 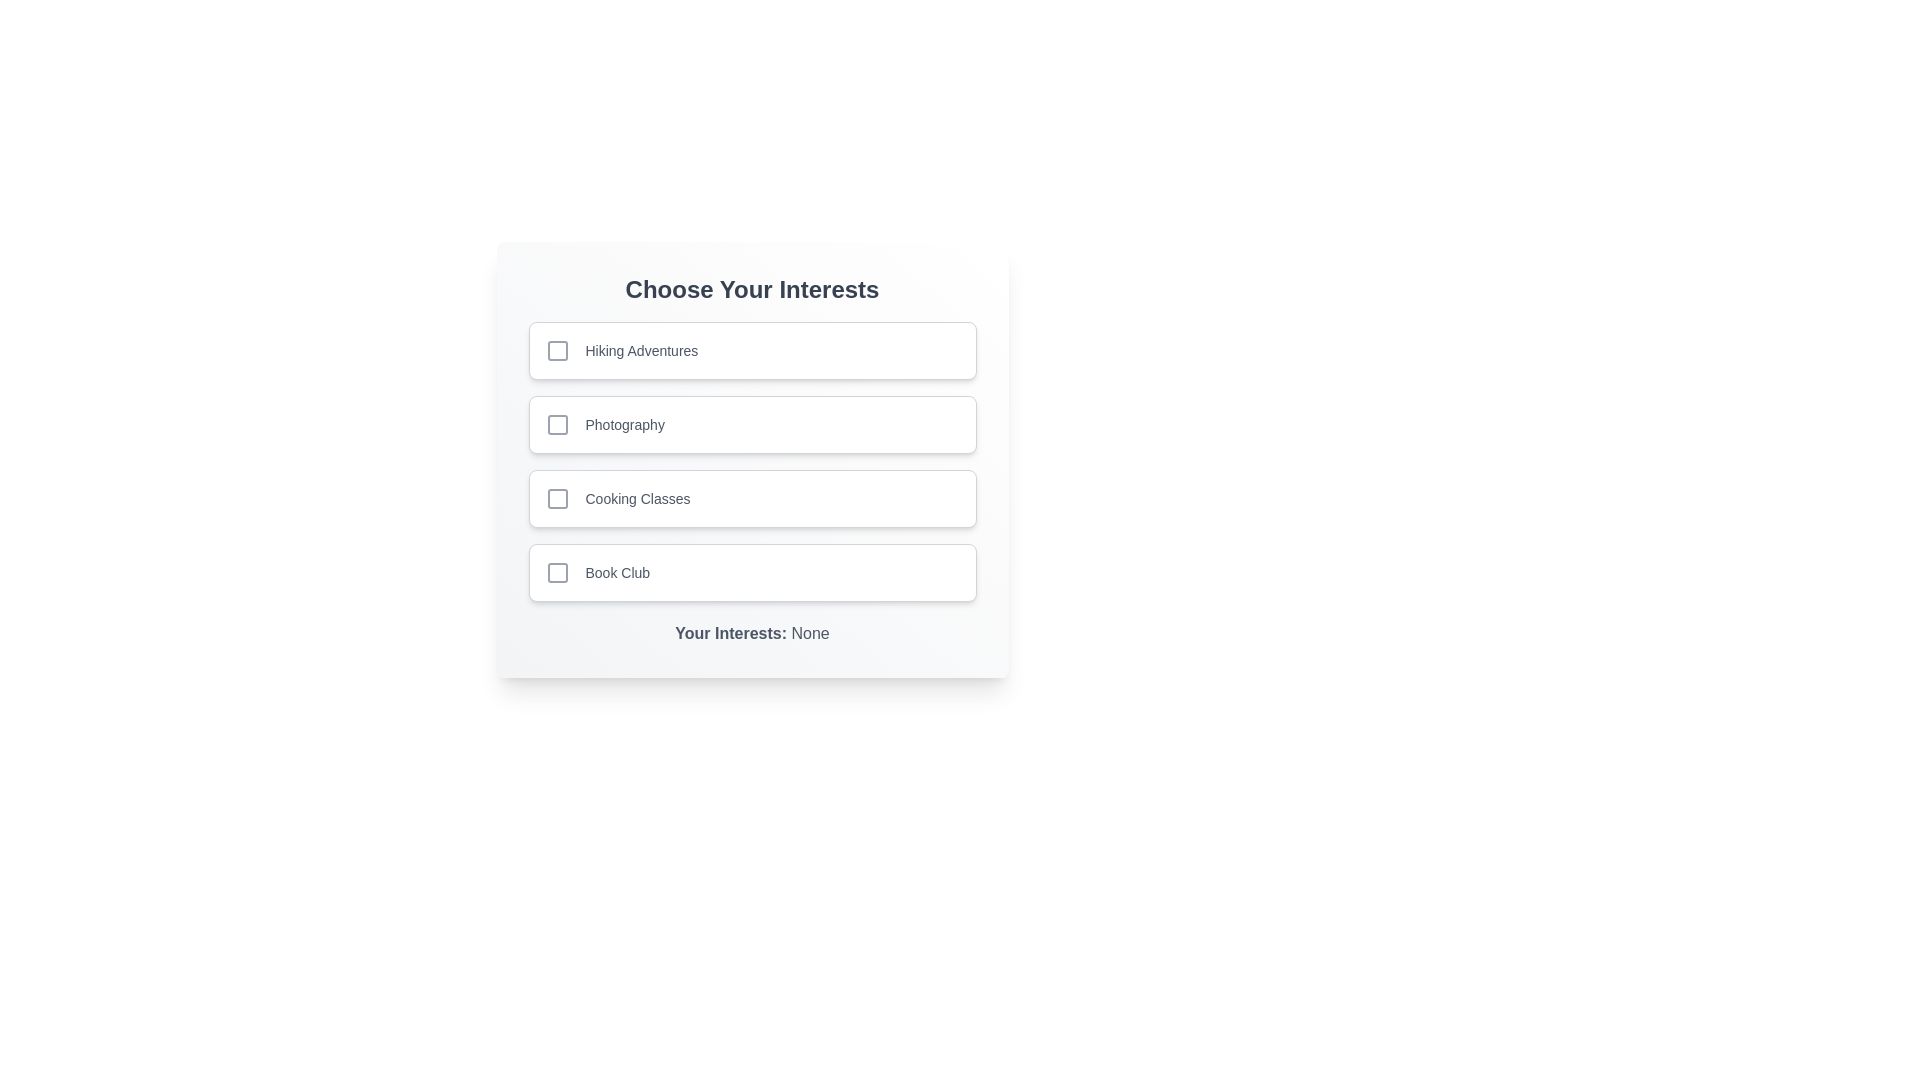 I want to click on the 'Hiking Adventures' text label to provide user feedback regarding the selectable option, so click(x=641, y=350).